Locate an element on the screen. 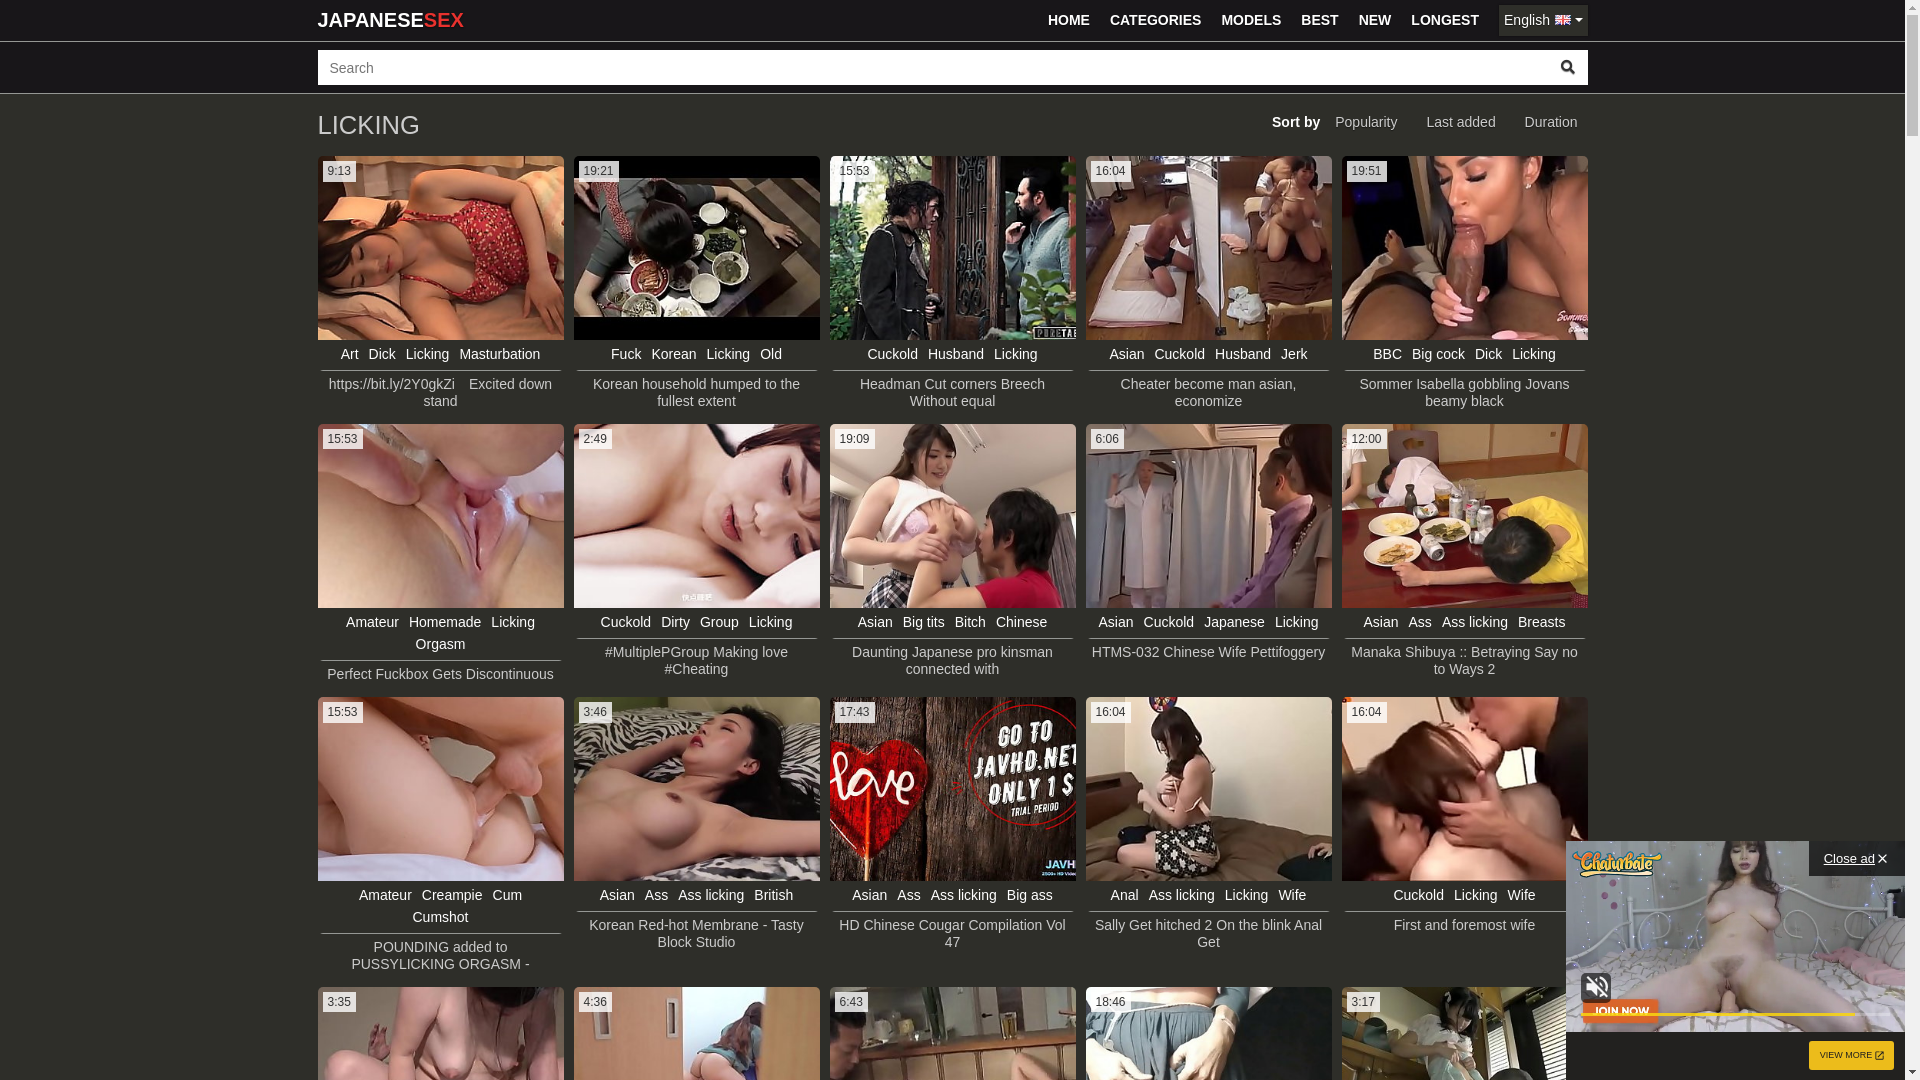 The width and height of the screenshot is (1920, 1080). 'Popularity' is located at coordinates (1324, 122).